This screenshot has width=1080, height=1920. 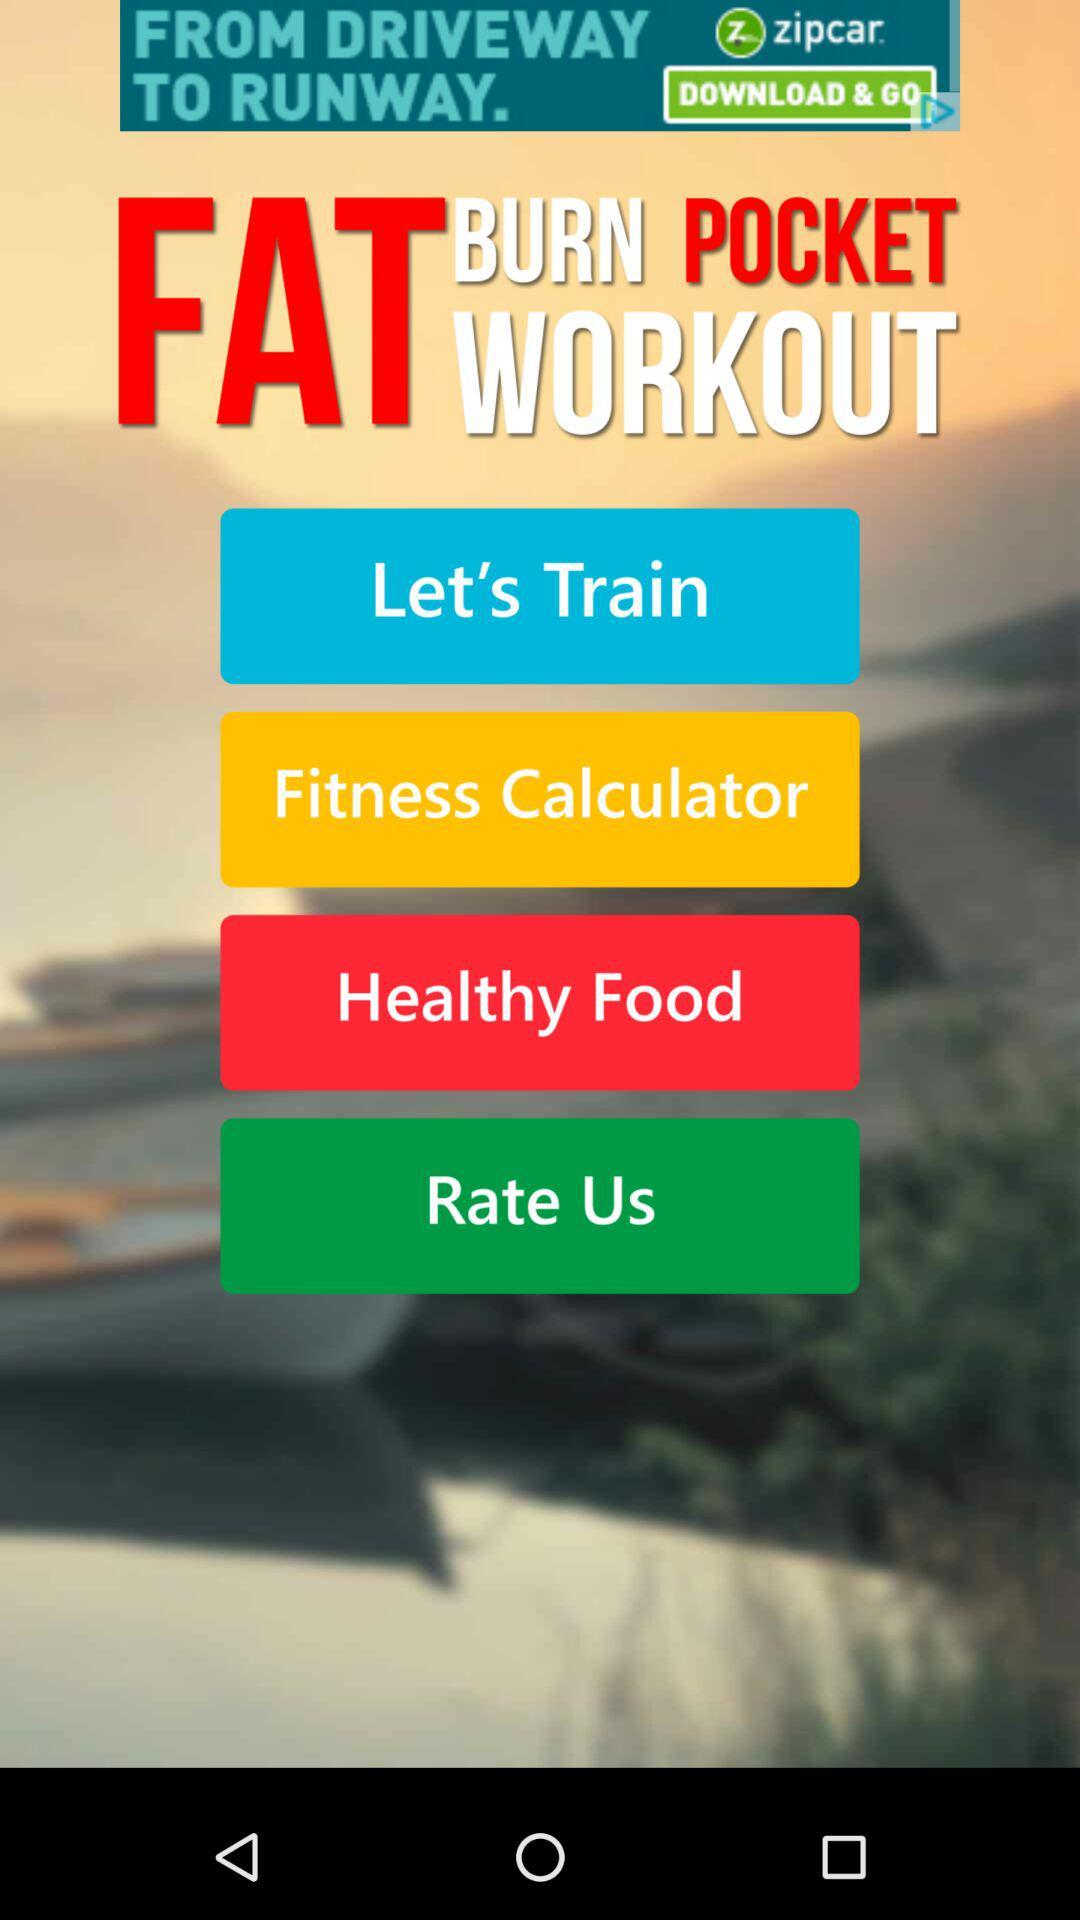 I want to click on use fitness calculator, so click(x=540, y=798).